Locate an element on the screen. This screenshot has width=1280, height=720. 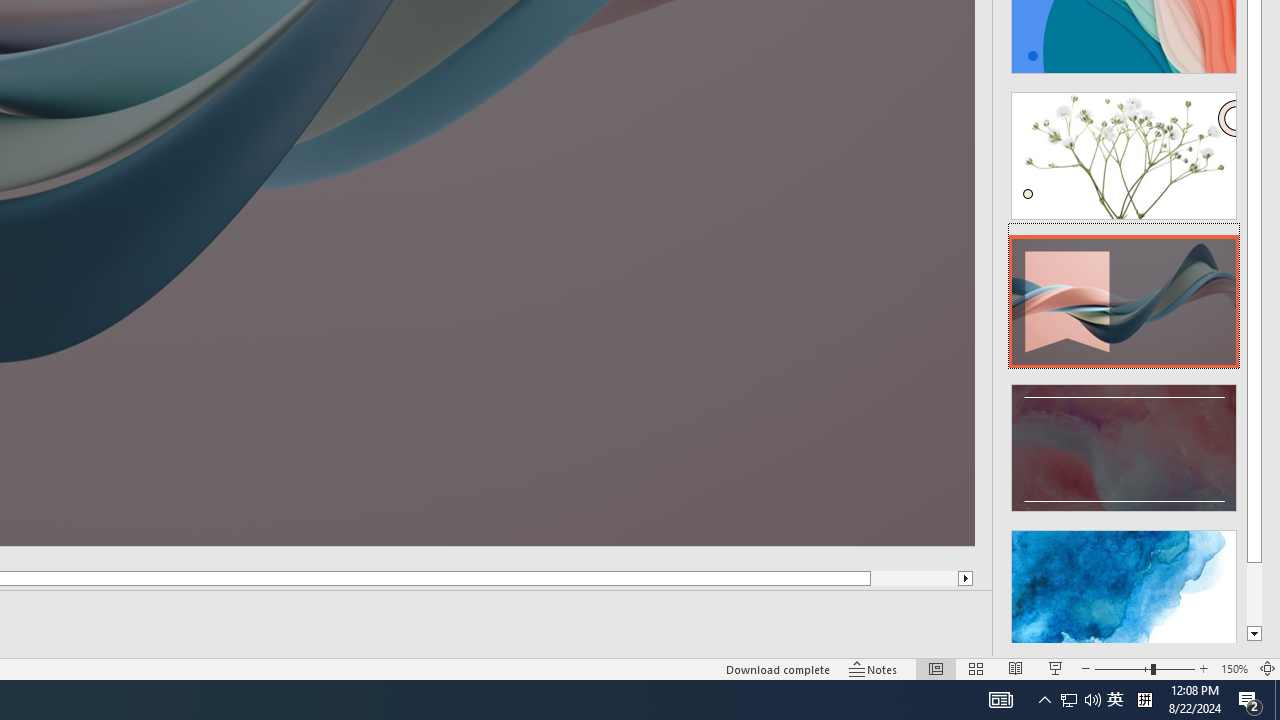
'Download complete ' is located at coordinates (777, 669).